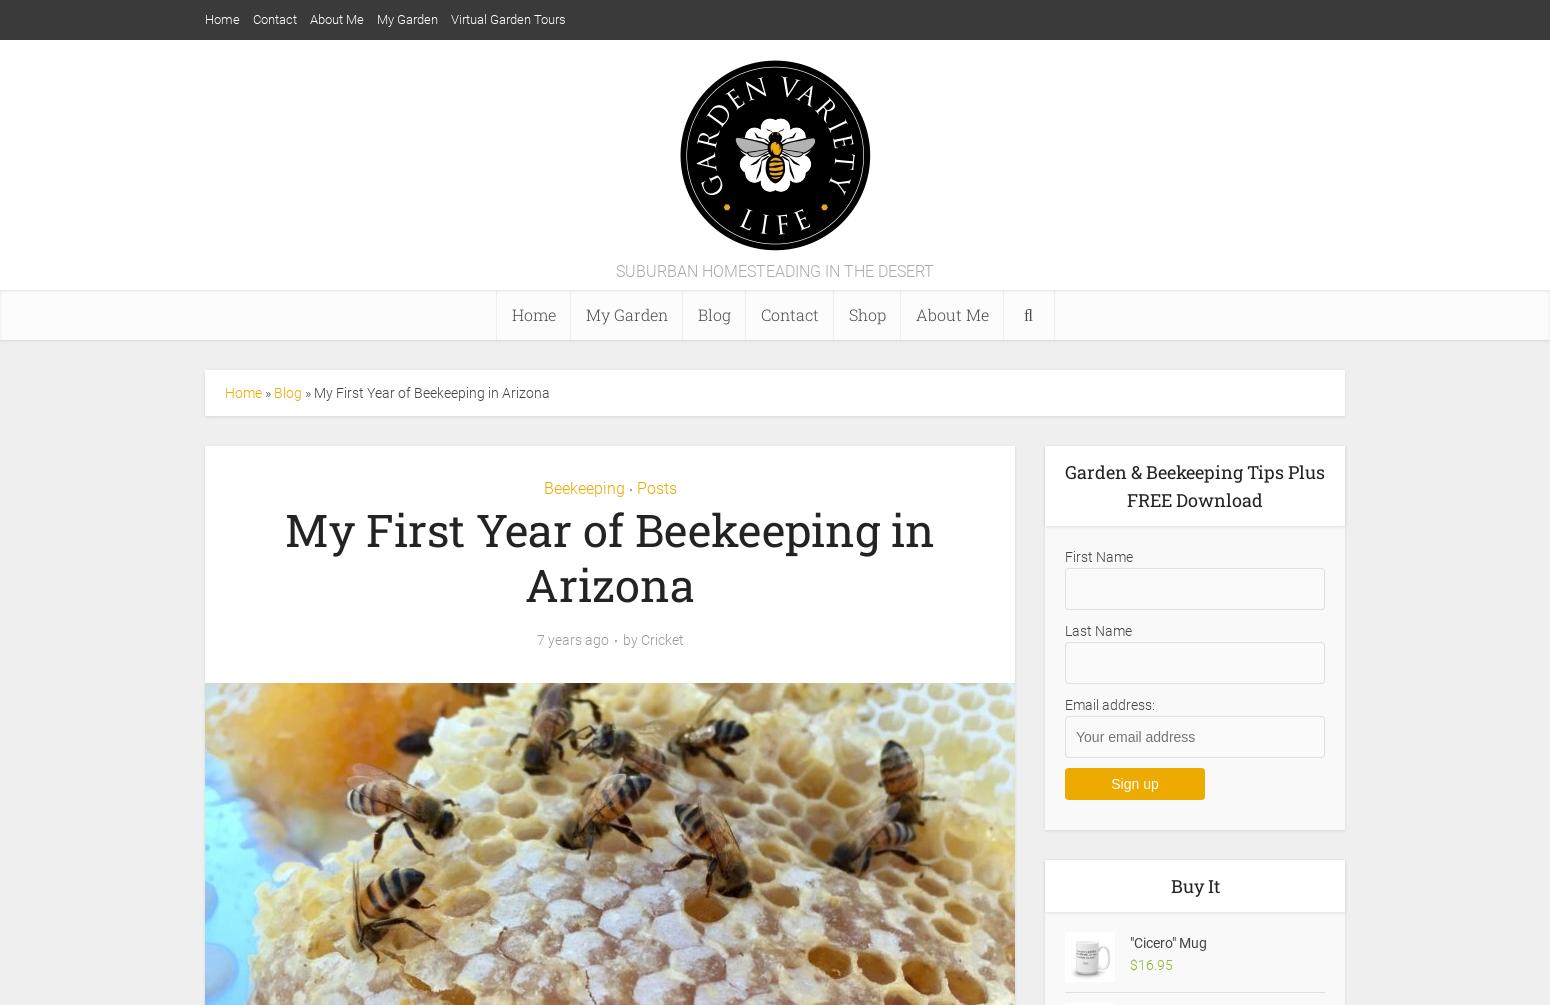  What do you see at coordinates (1108, 705) in the screenshot?
I see `'Email address:'` at bounding box center [1108, 705].